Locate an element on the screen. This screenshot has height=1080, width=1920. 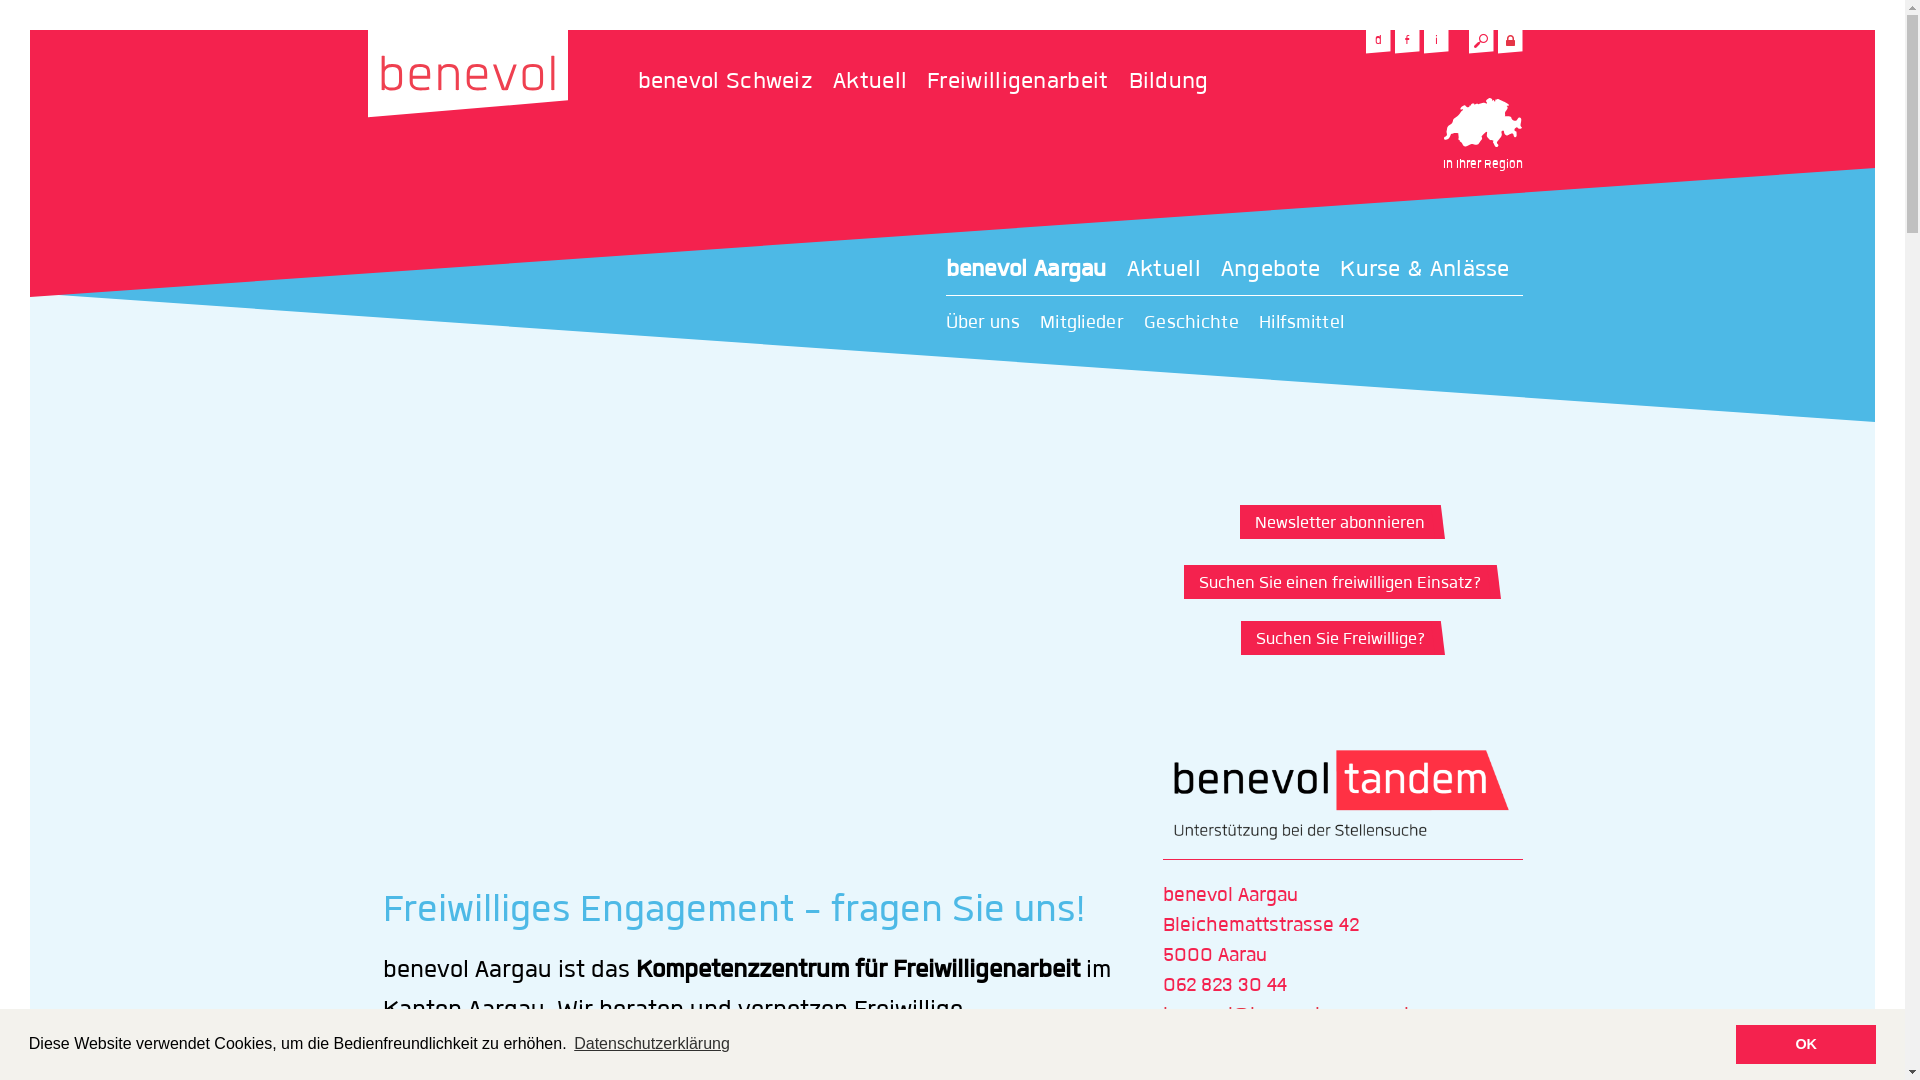
'Aktuell' is located at coordinates (1127, 270).